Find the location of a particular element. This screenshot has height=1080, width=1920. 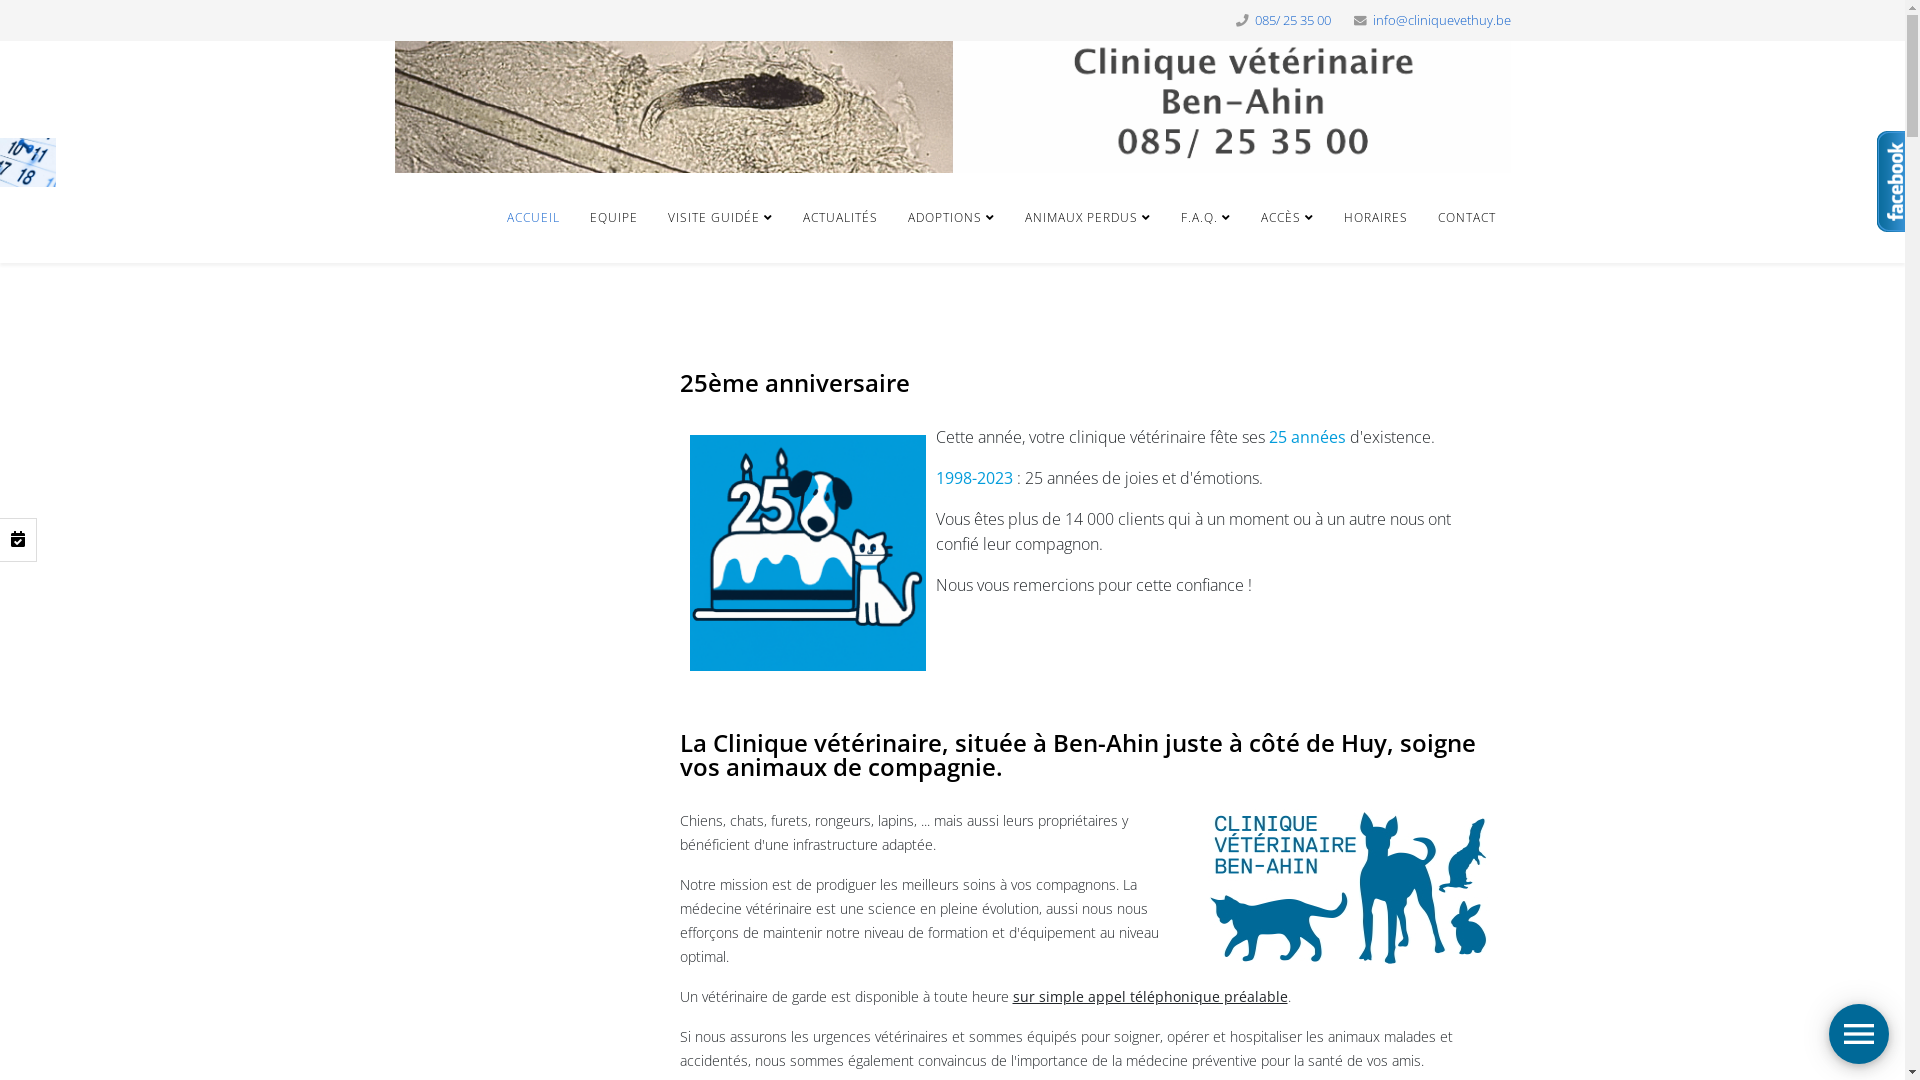

'HORAIRES' is located at coordinates (1373, 218).